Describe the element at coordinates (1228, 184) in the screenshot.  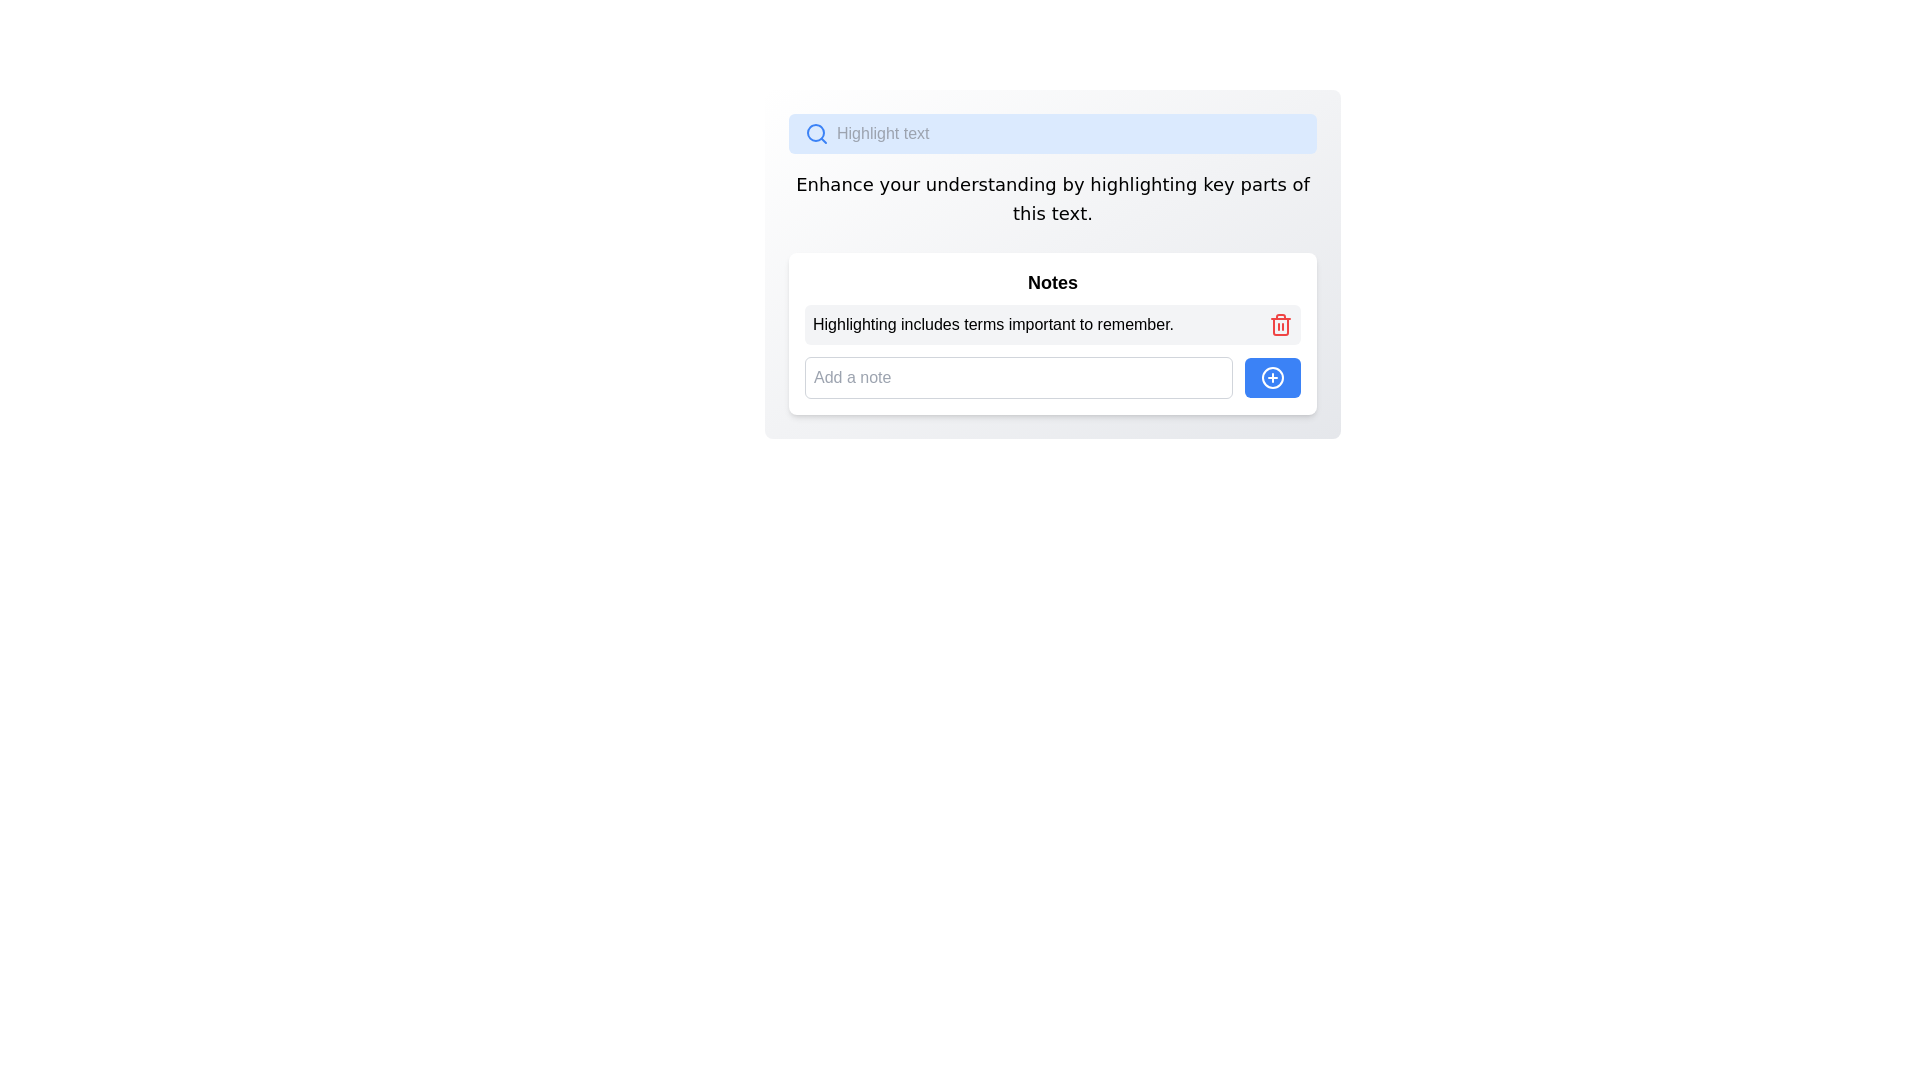
I see `the eighth letter 'k' in the text 'by highlighting key parts of this text.'` at that location.